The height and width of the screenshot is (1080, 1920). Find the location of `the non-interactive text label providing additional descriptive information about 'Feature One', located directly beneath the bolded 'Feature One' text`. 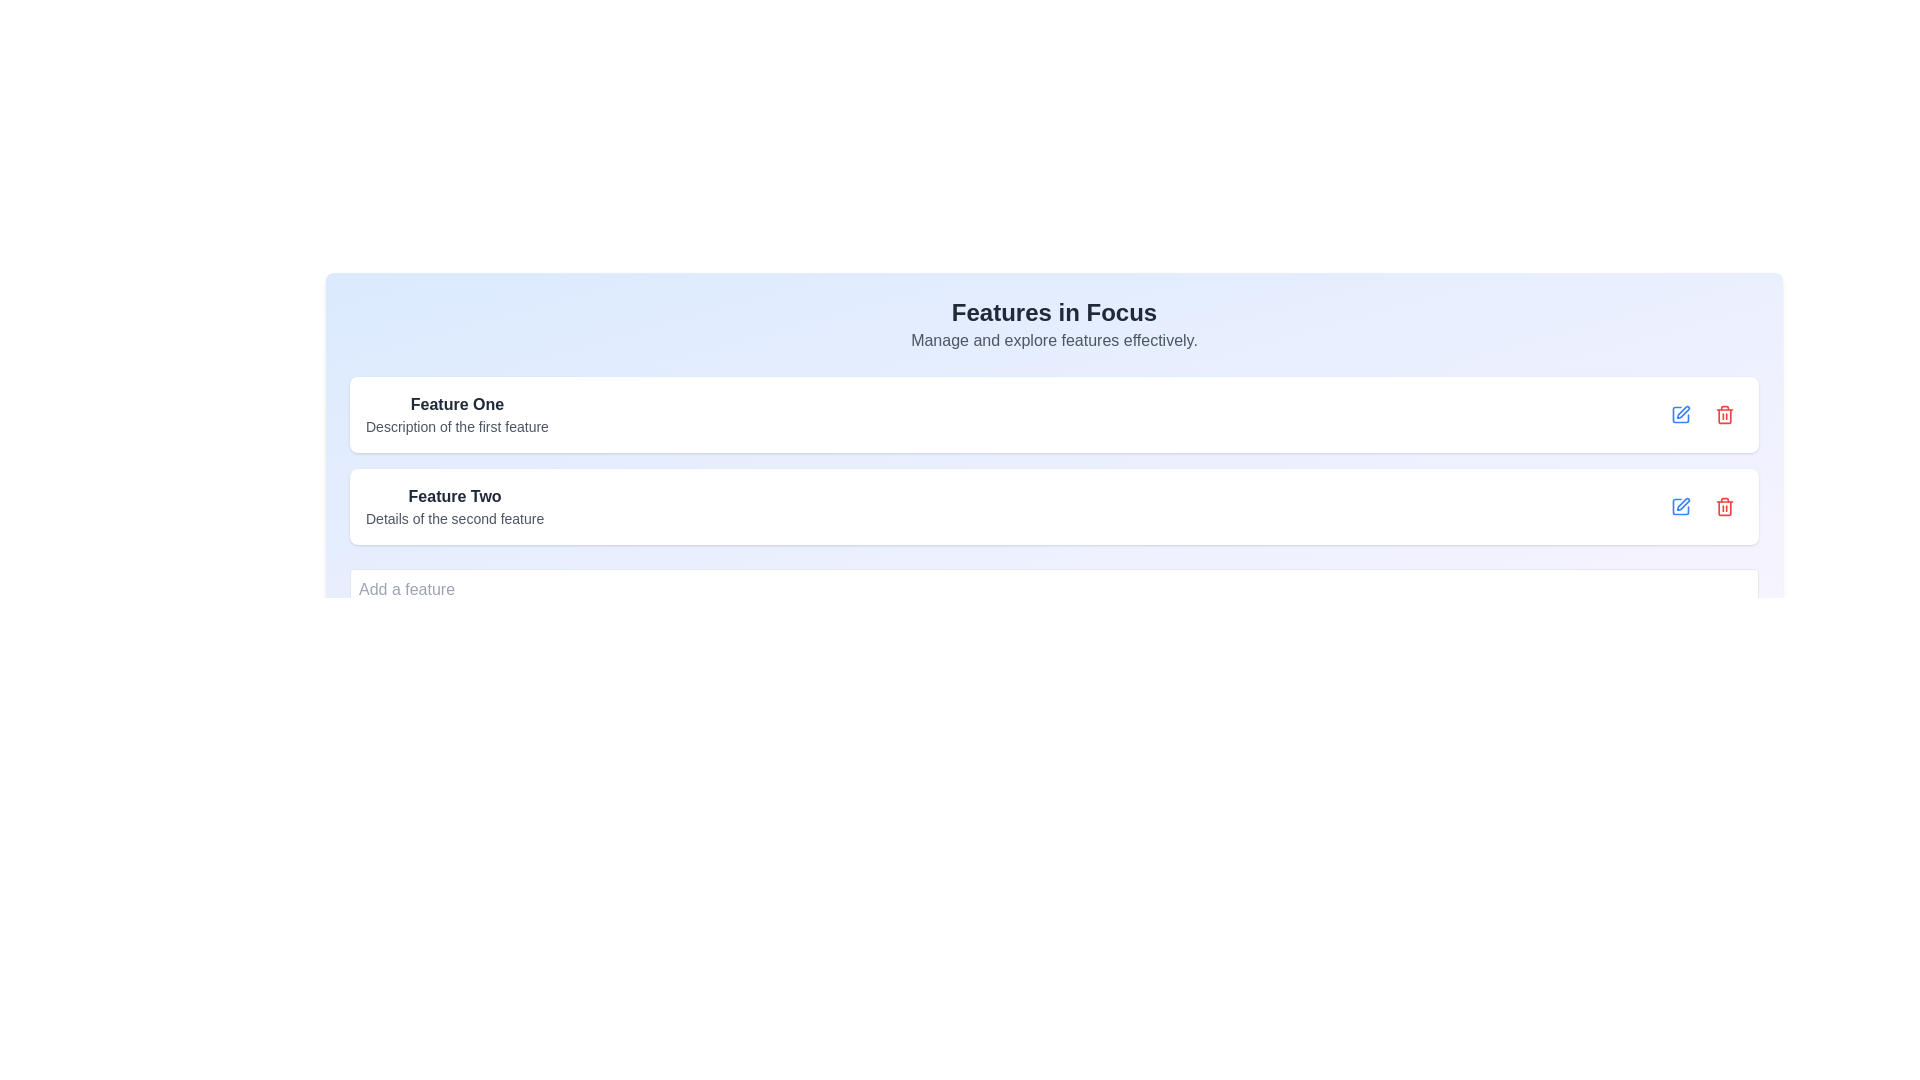

the non-interactive text label providing additional descriptive information about 'Feature One', located directly beneath the bolded 'Feature One' text is located at coordinates (456, 426).